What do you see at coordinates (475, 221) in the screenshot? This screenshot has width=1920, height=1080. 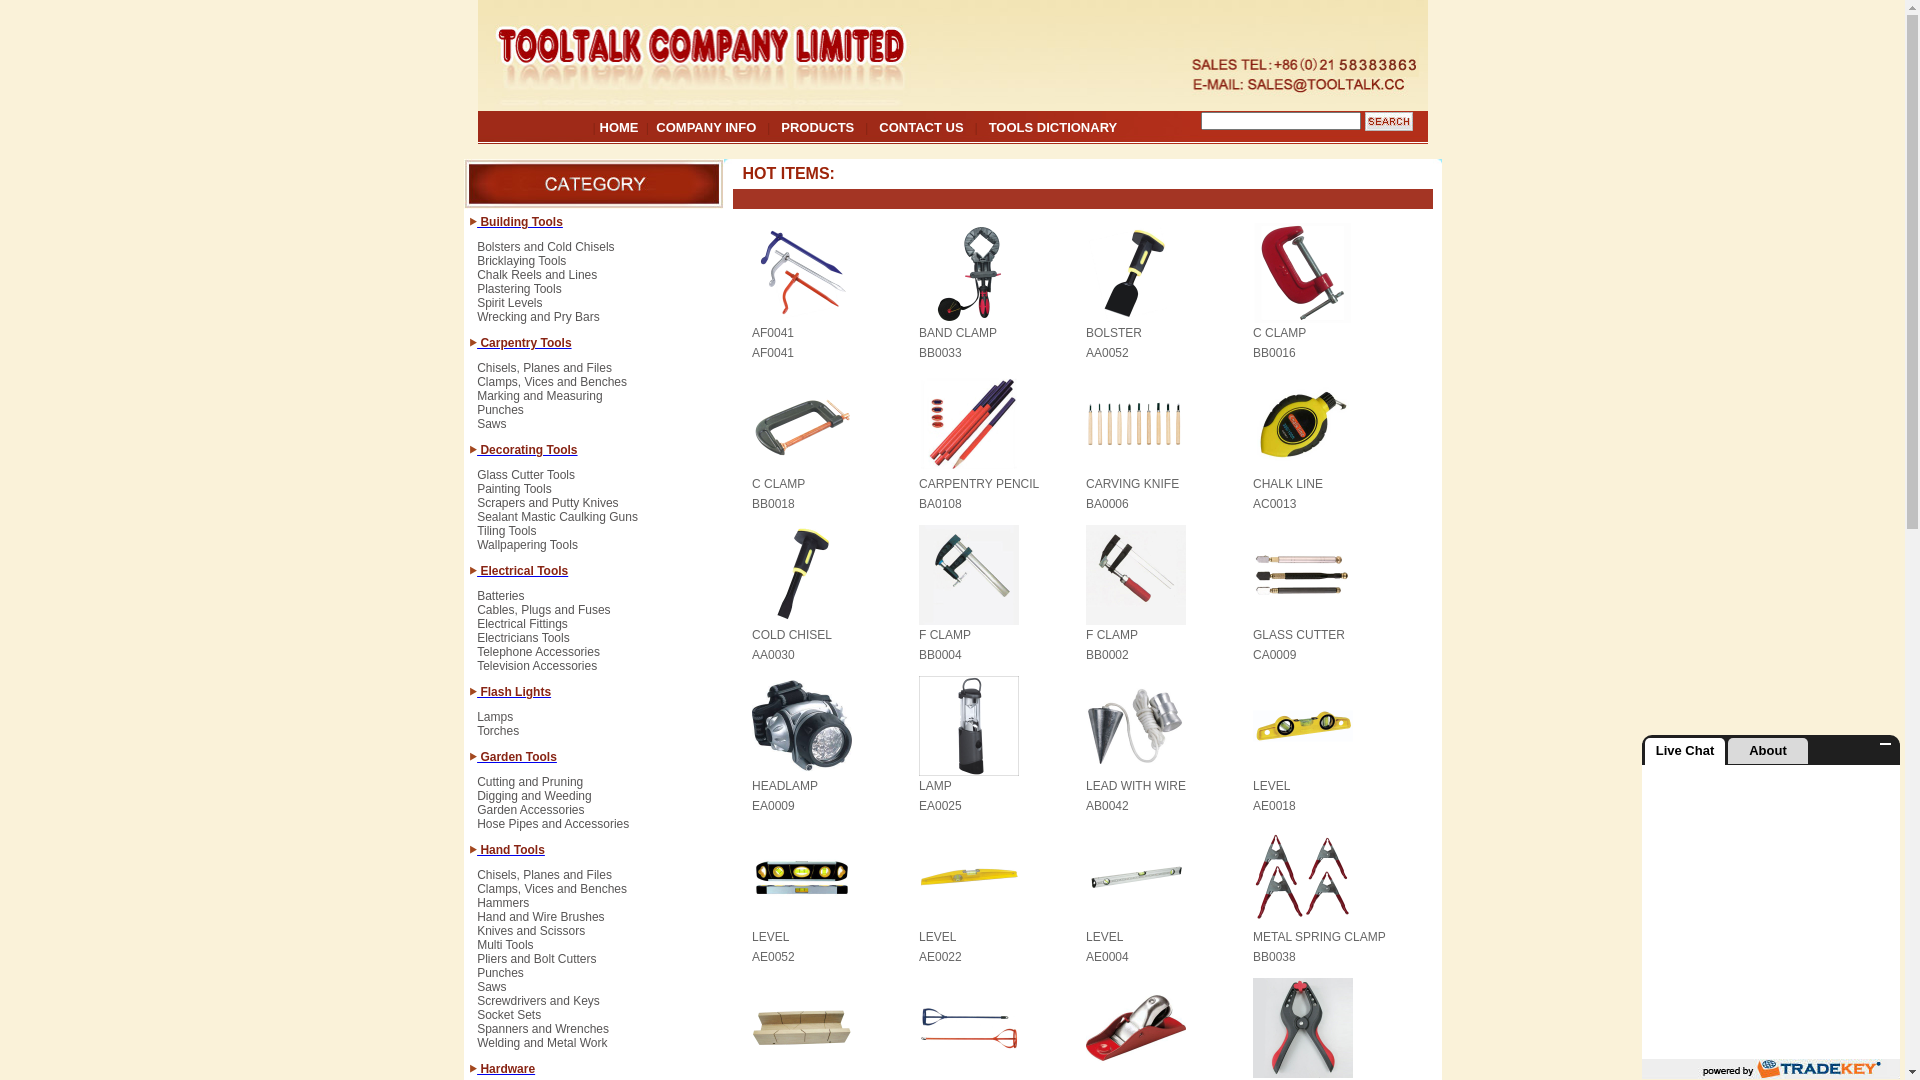 I see `'Building Tools'` at bounding box center [475, 221].